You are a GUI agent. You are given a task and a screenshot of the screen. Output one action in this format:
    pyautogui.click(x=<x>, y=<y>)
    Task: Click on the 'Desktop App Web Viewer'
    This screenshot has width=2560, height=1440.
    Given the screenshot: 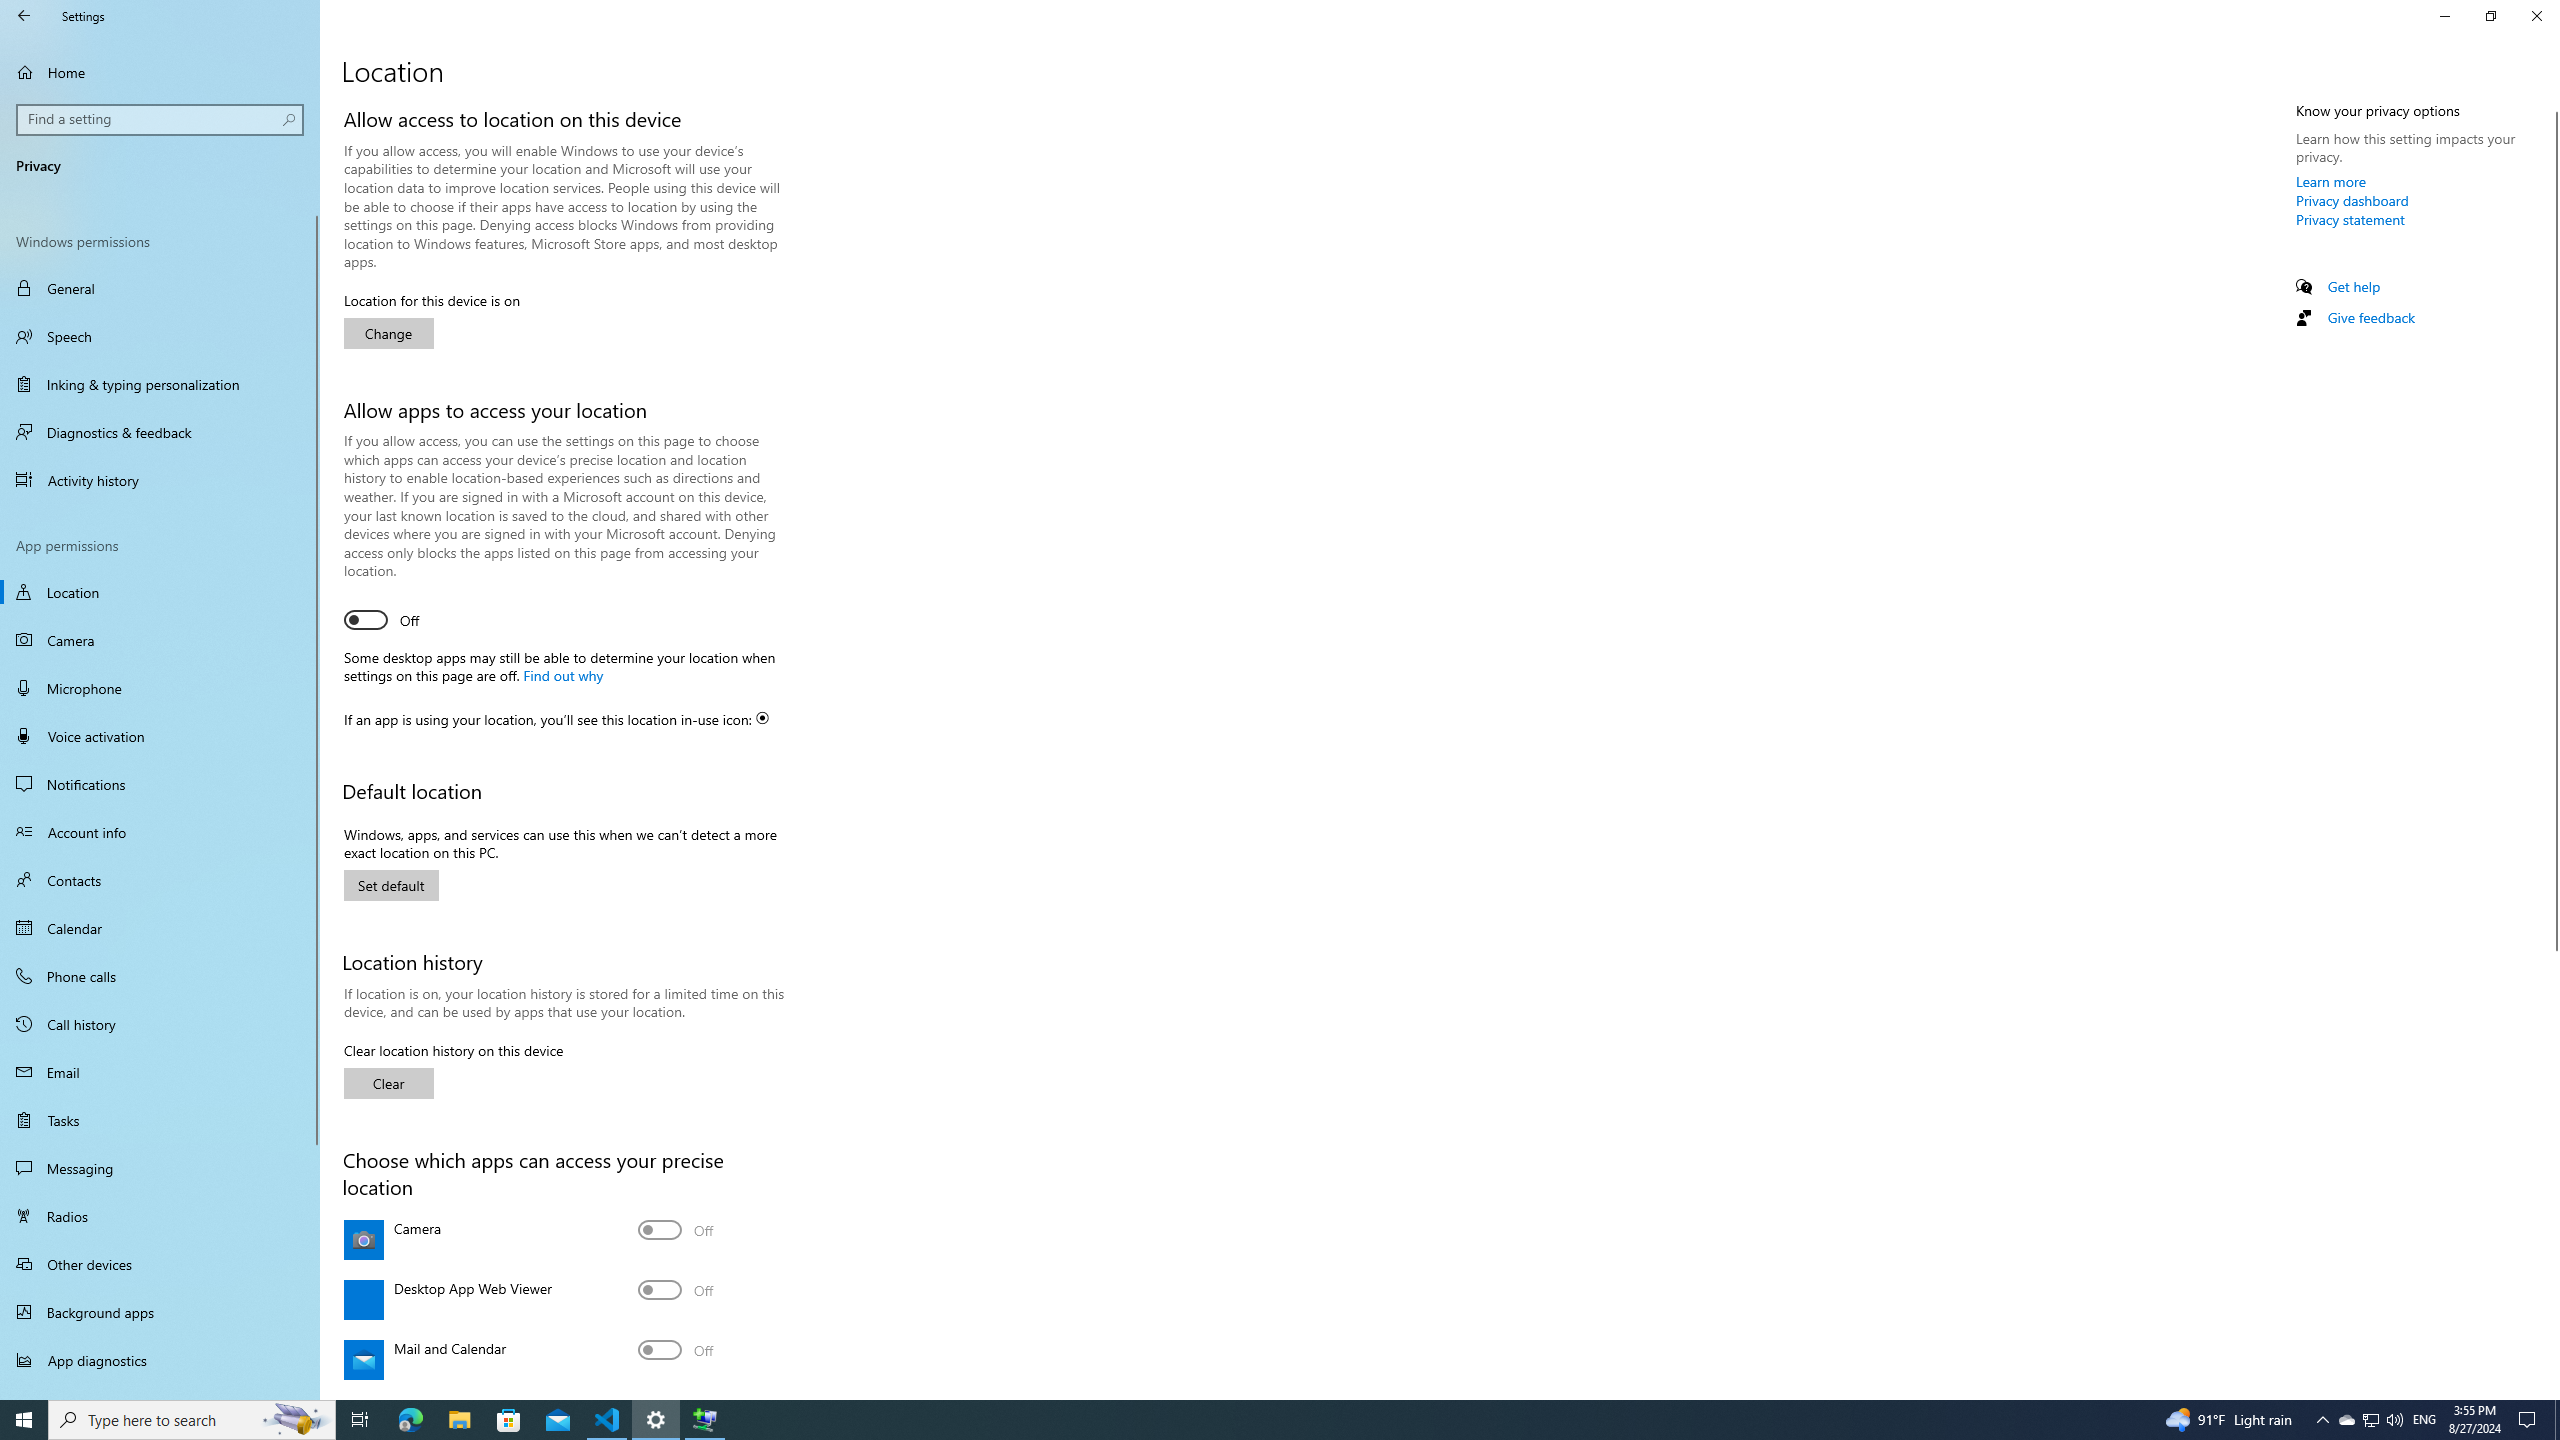 What is the action you would take?
    pyautogui.click(x=674, y=1290)
    